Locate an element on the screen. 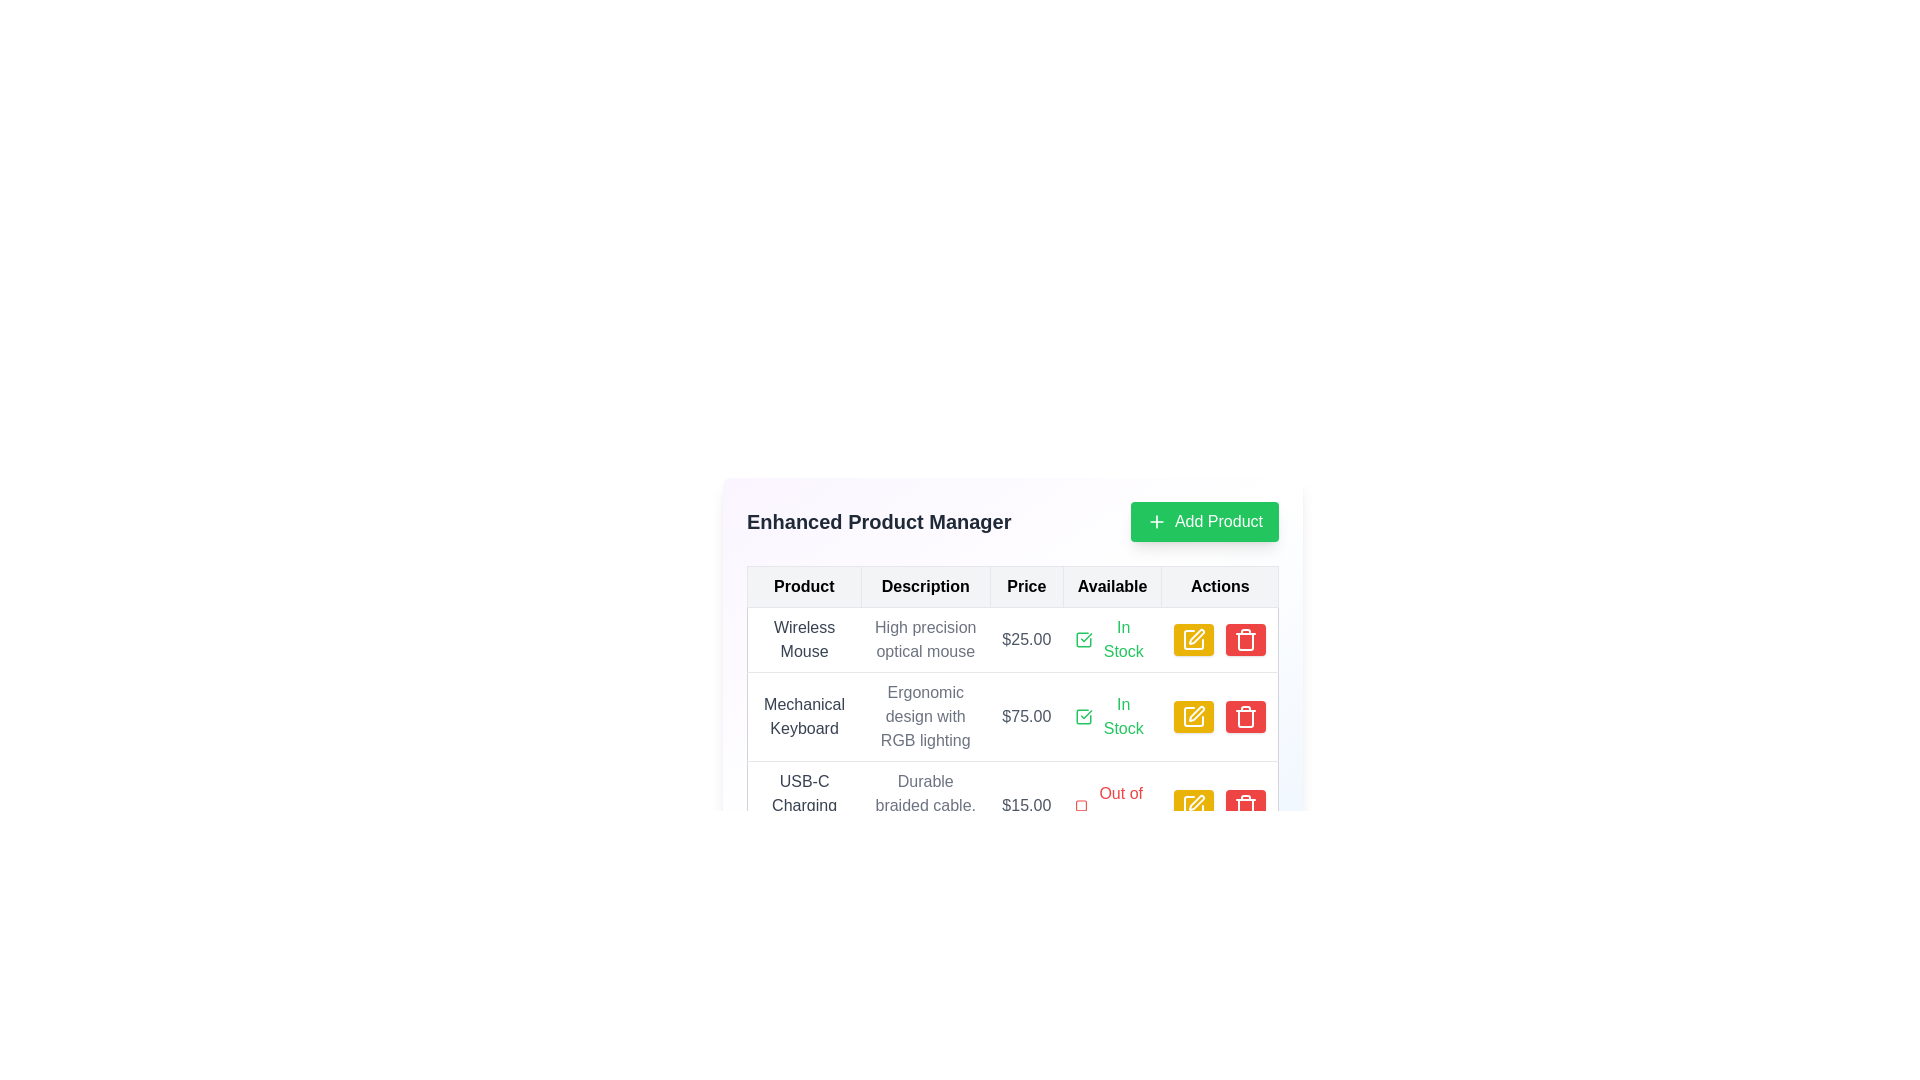  the Table Header Row, which provides categorical titles for the data rows below it, helping users understand the contents of each column is located at coordinates (1012, 585).